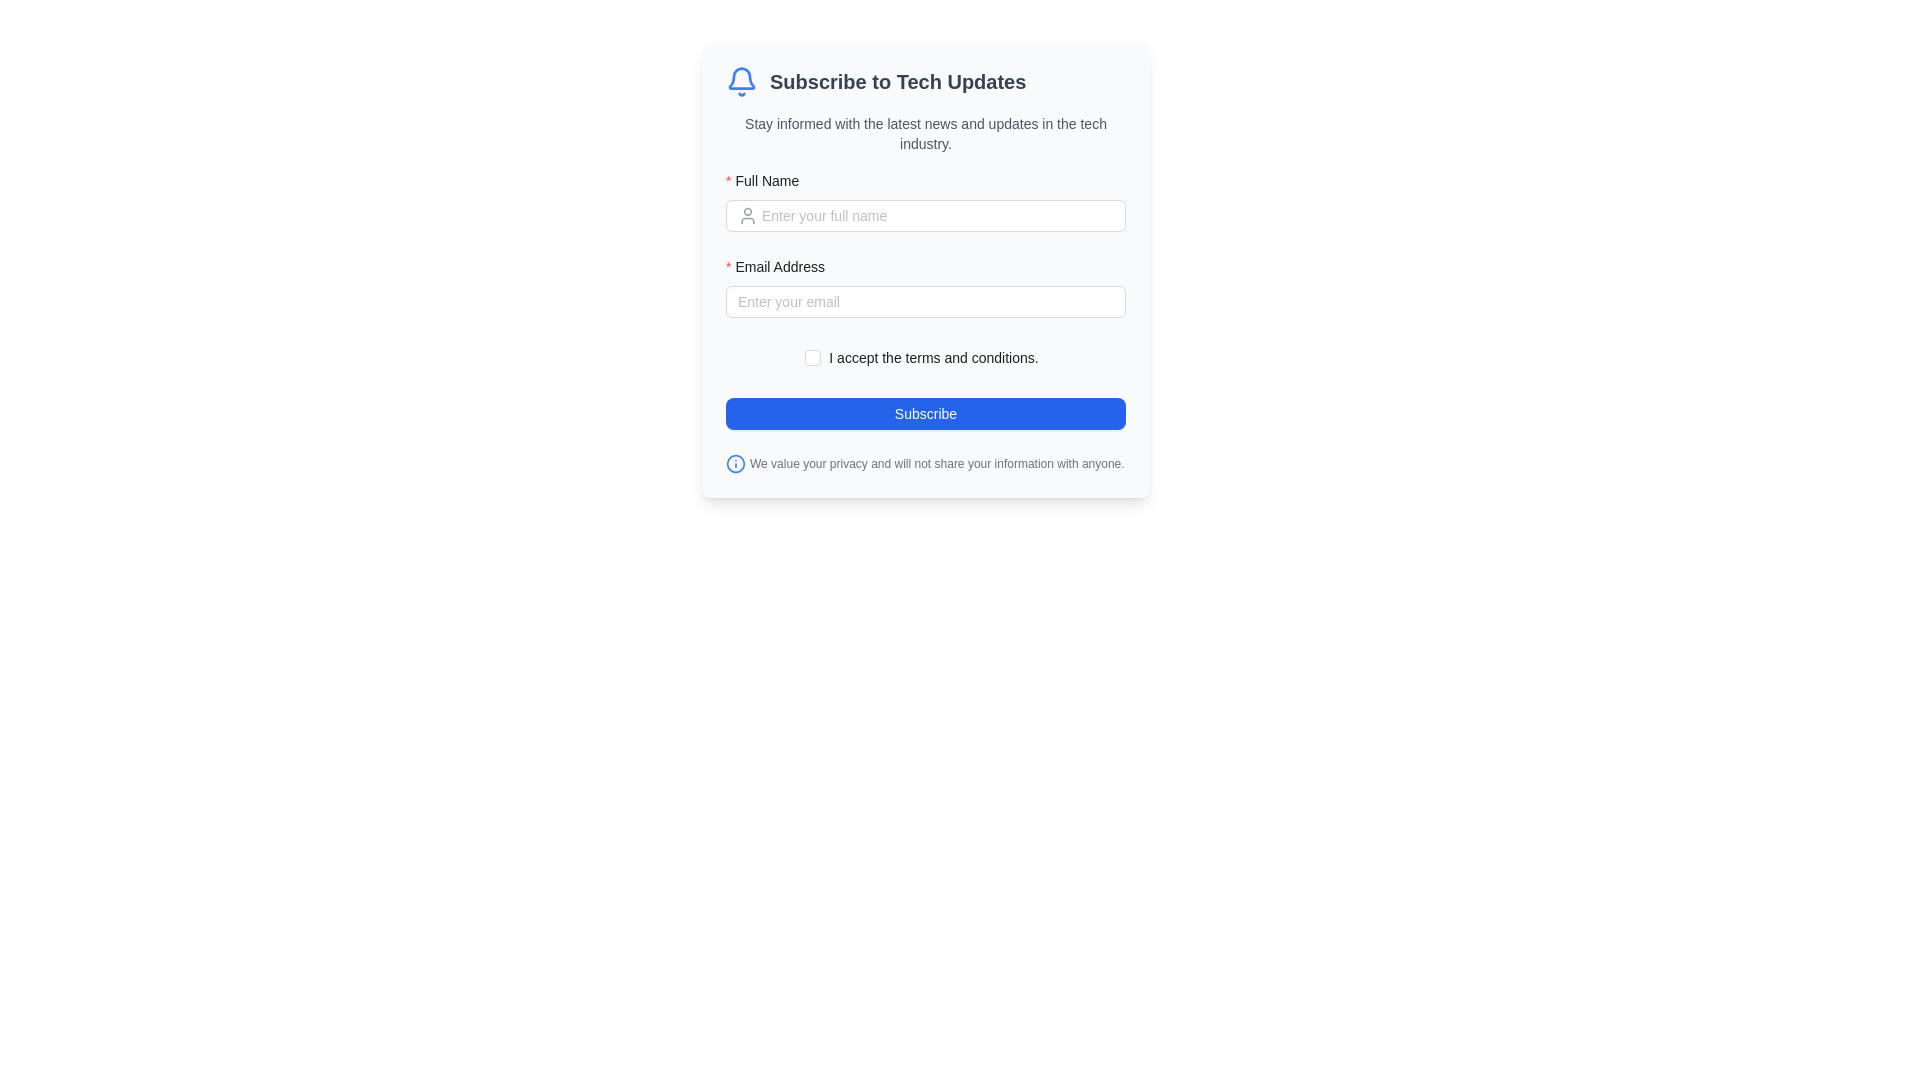 The width and height of the screenshot is (1920, 1080). What do you see at coordinates (925, 301) in the screenshot?
I see `the email address input field located below the 'Full Name' field to focus on it` at bounding box center [925, 301].